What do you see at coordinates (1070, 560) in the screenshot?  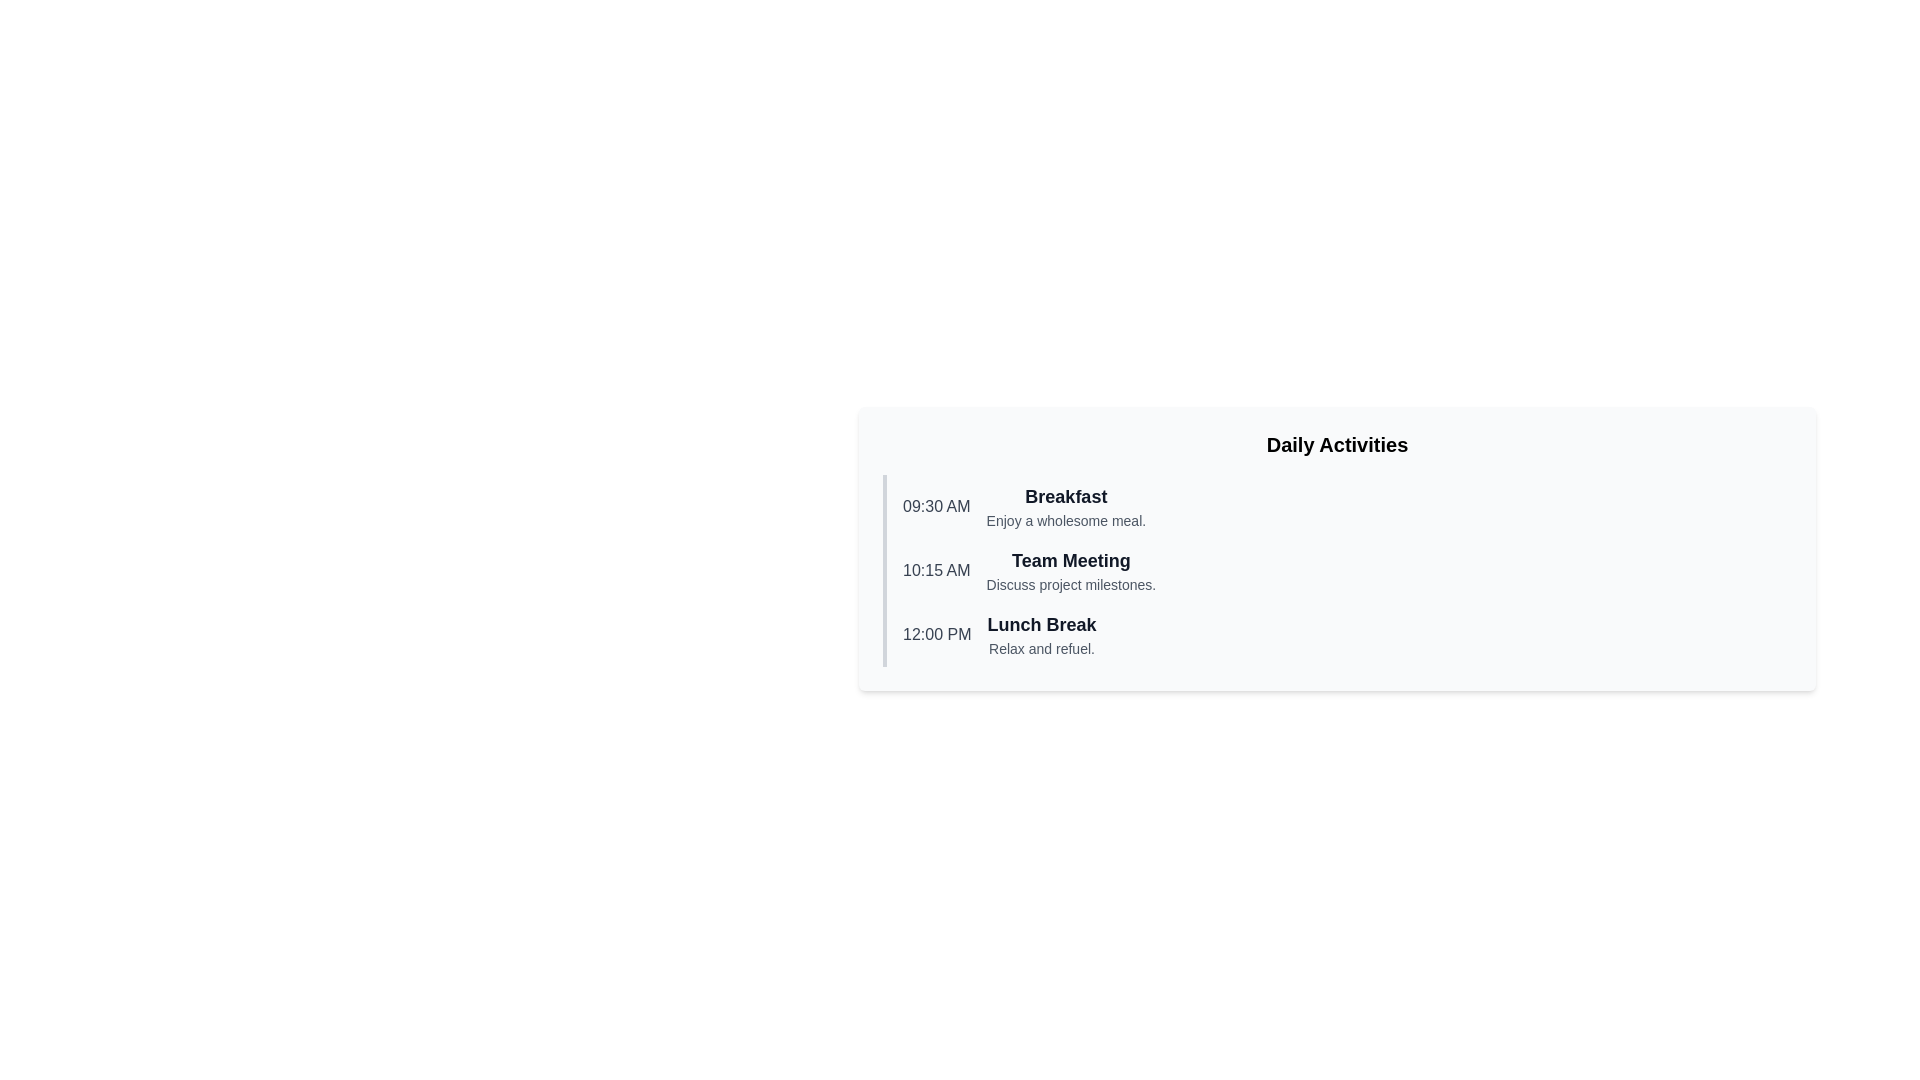 I see `the Text Label indicating the scheduled meeting title located in the '10:15 AM' time slot under 'Daily Activities'` at bounding box center [1070, 560].